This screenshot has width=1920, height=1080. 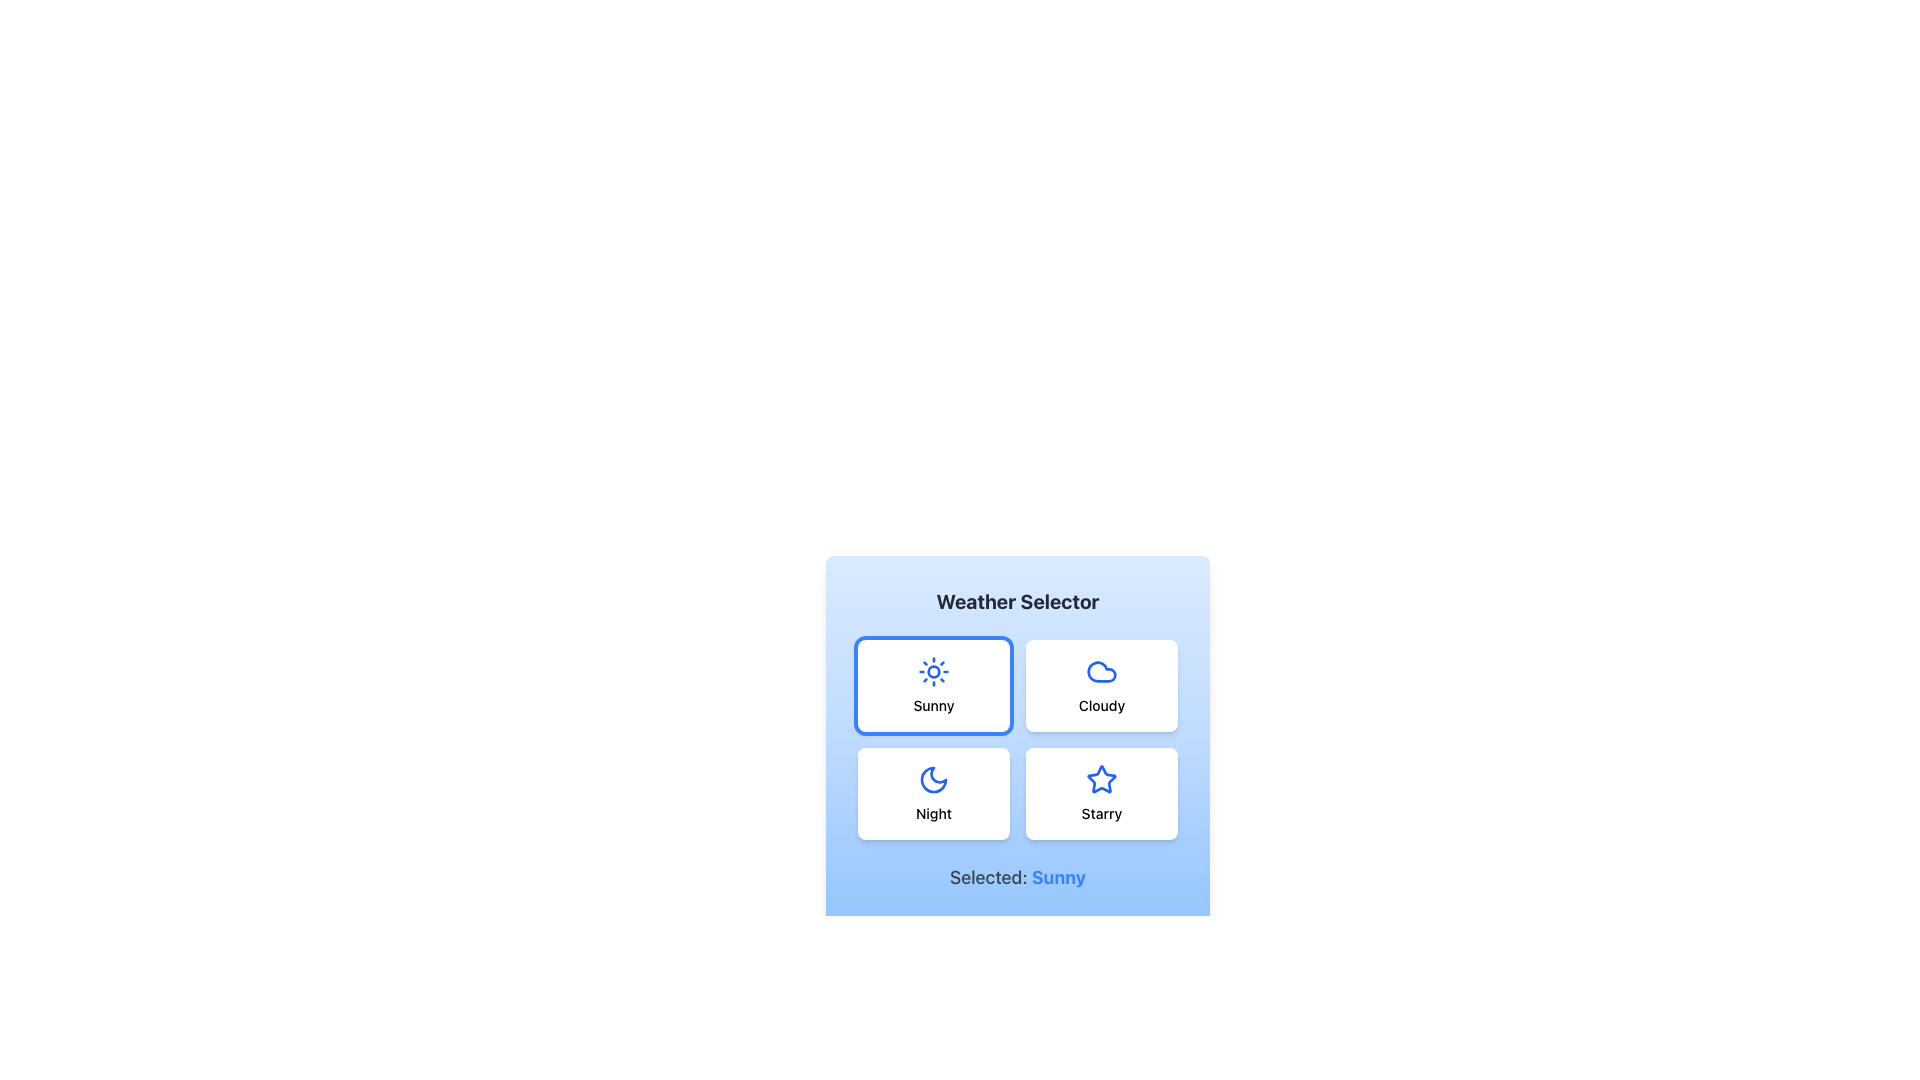 What do you see at coordinates (1101, 813) in the screenshot?
I see `the 'Starry' text label located inside the 'Starry' button in the bottom-right quadrant of the interface` at bounding box center [1101, 813].